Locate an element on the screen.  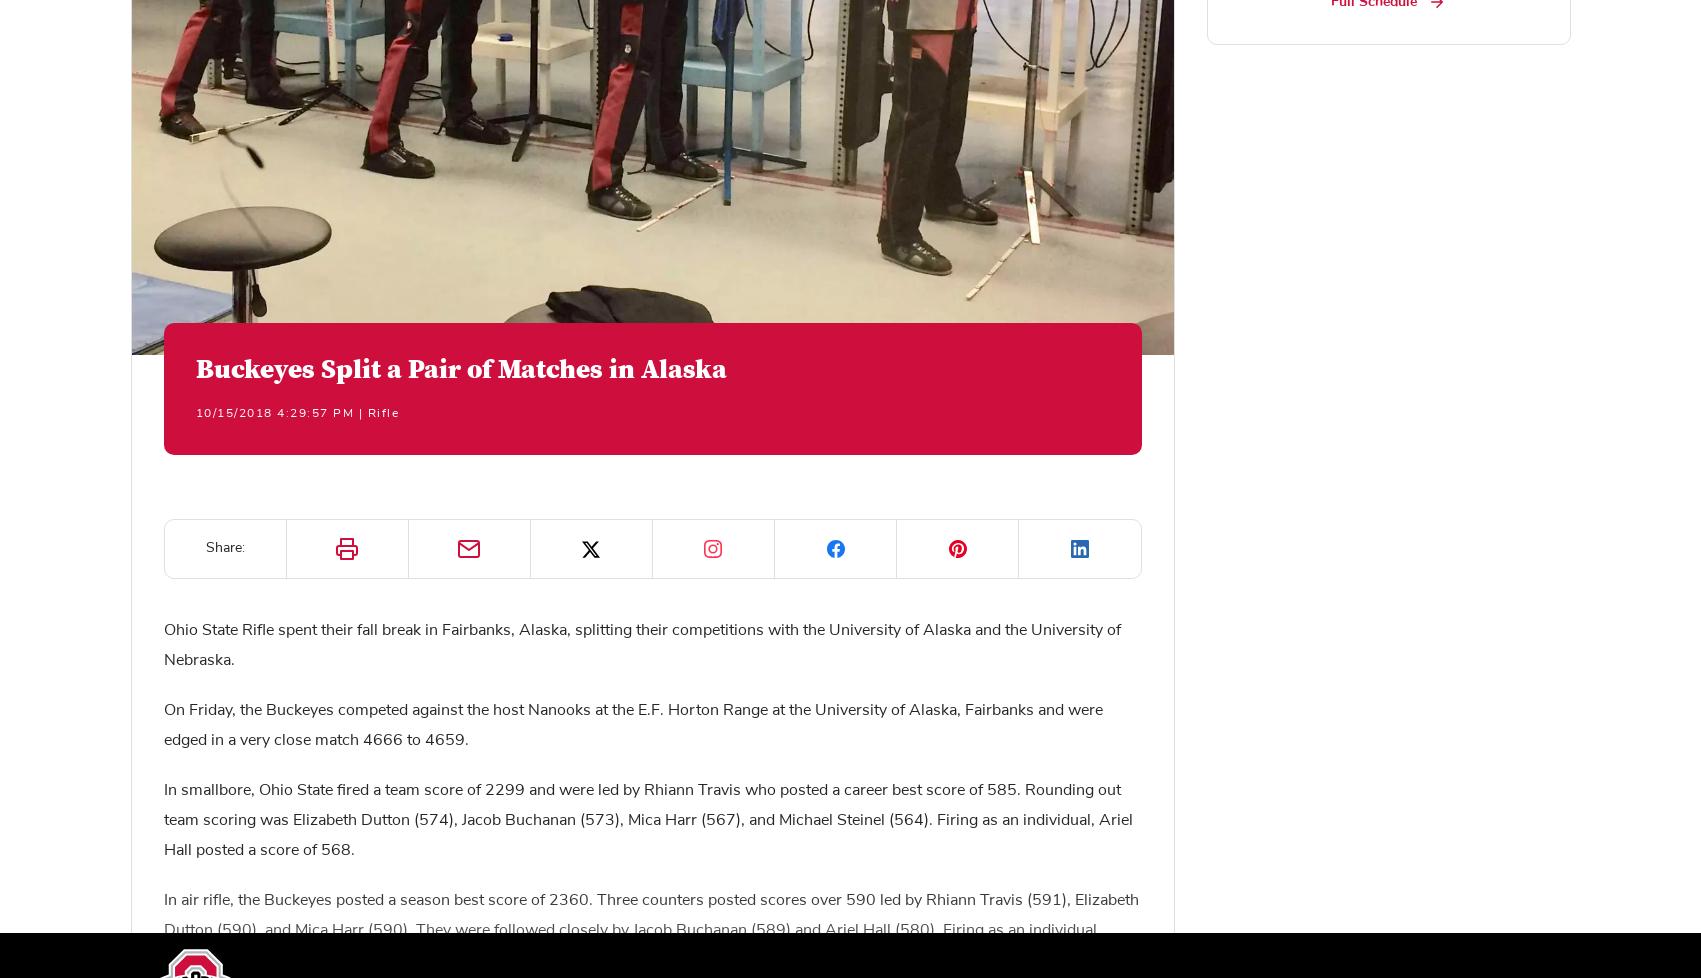
'“Making the journey up to Fairbanks is always a challenge, but I know that we have returned with a great deal of experience and some solid performances. No doubt these competitions are going to help us be better prepared when we return to Fairbanks for the Conference Championship Match in February. These matches have also highlighted areas of improvement that will keep us working toward our goals throughout the rest of the fall portion of the season.”' is located at coordinates (660, 195).